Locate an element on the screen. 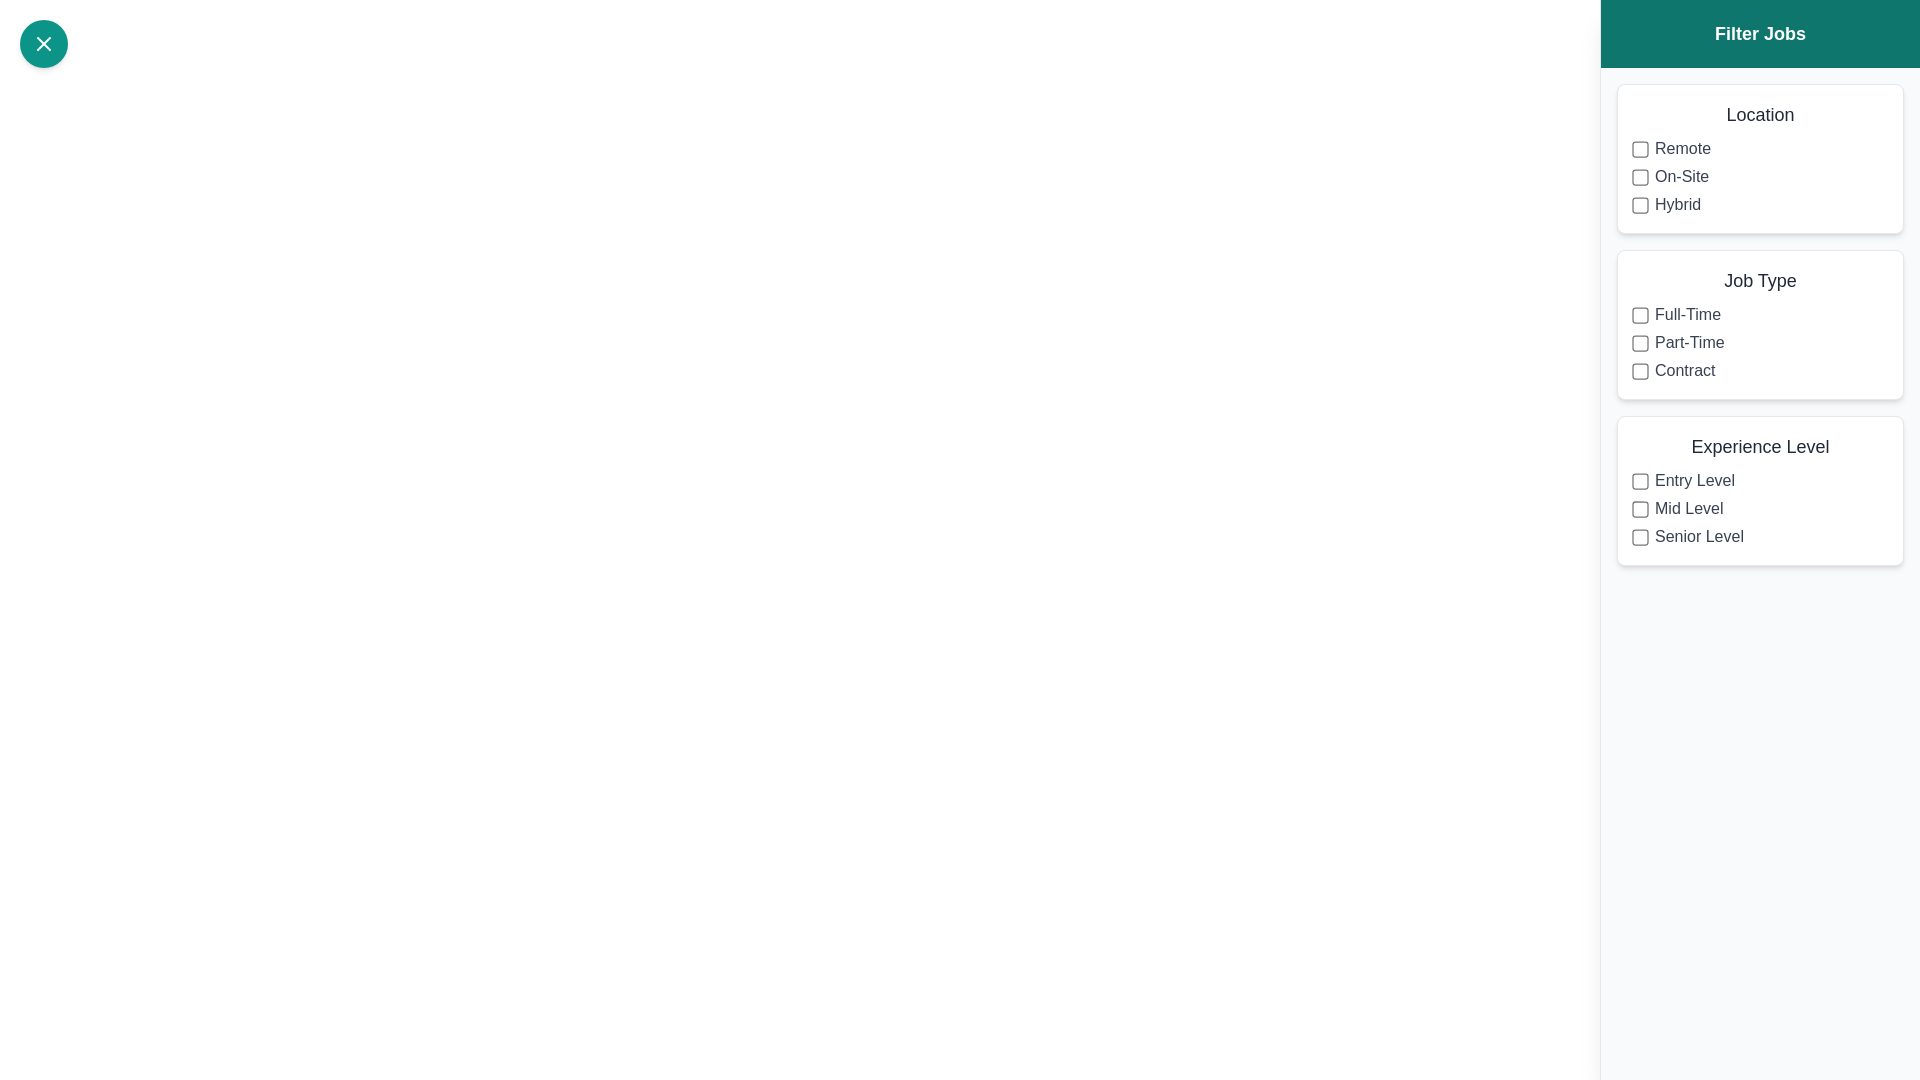 The image size is (1920, 1080). the filter option Contract is located at coordinates (1640, 370).